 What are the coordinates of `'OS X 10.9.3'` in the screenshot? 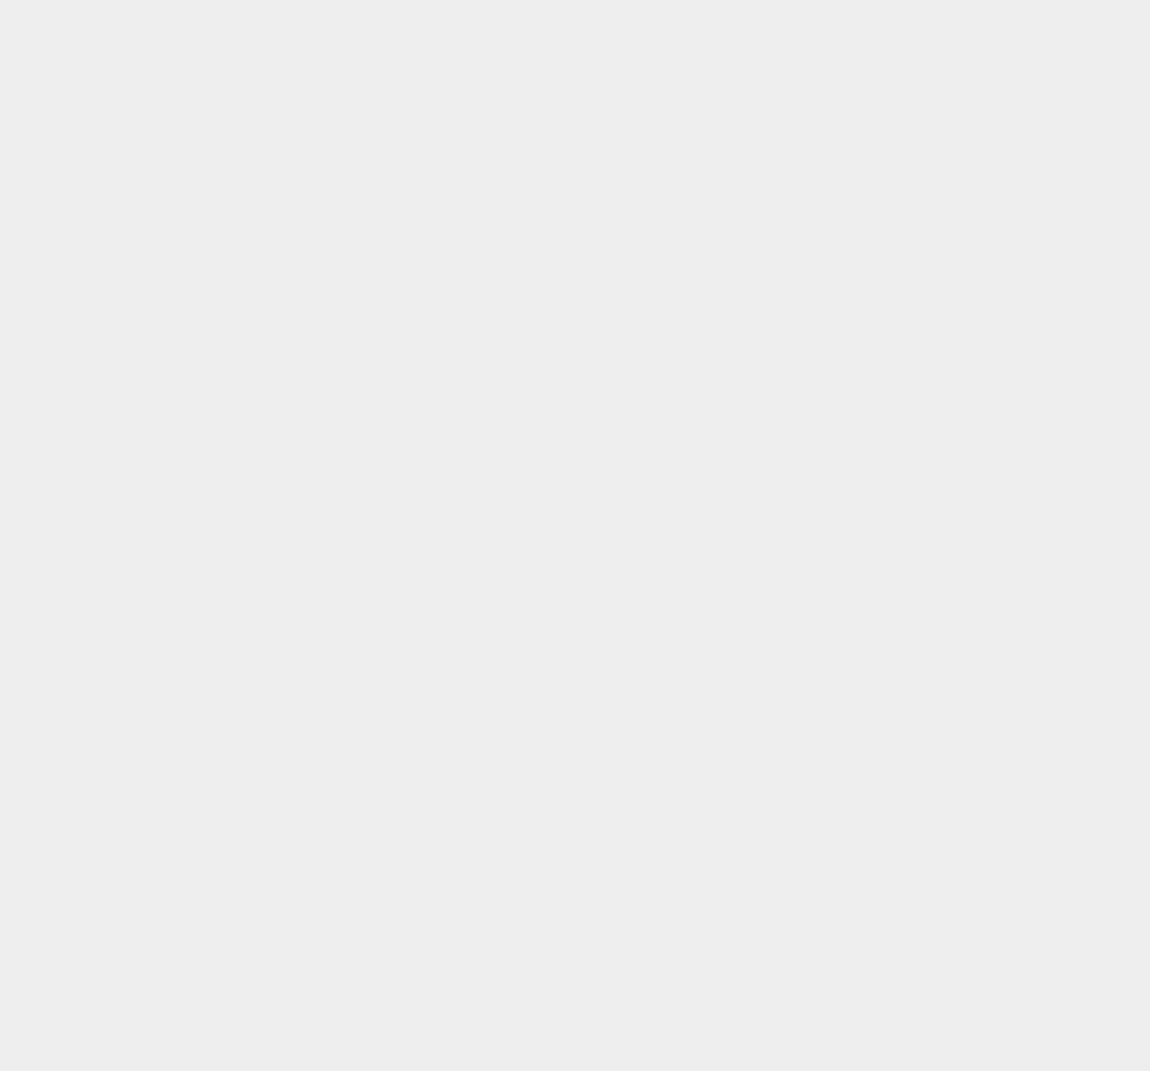 It's located at (848, 332).